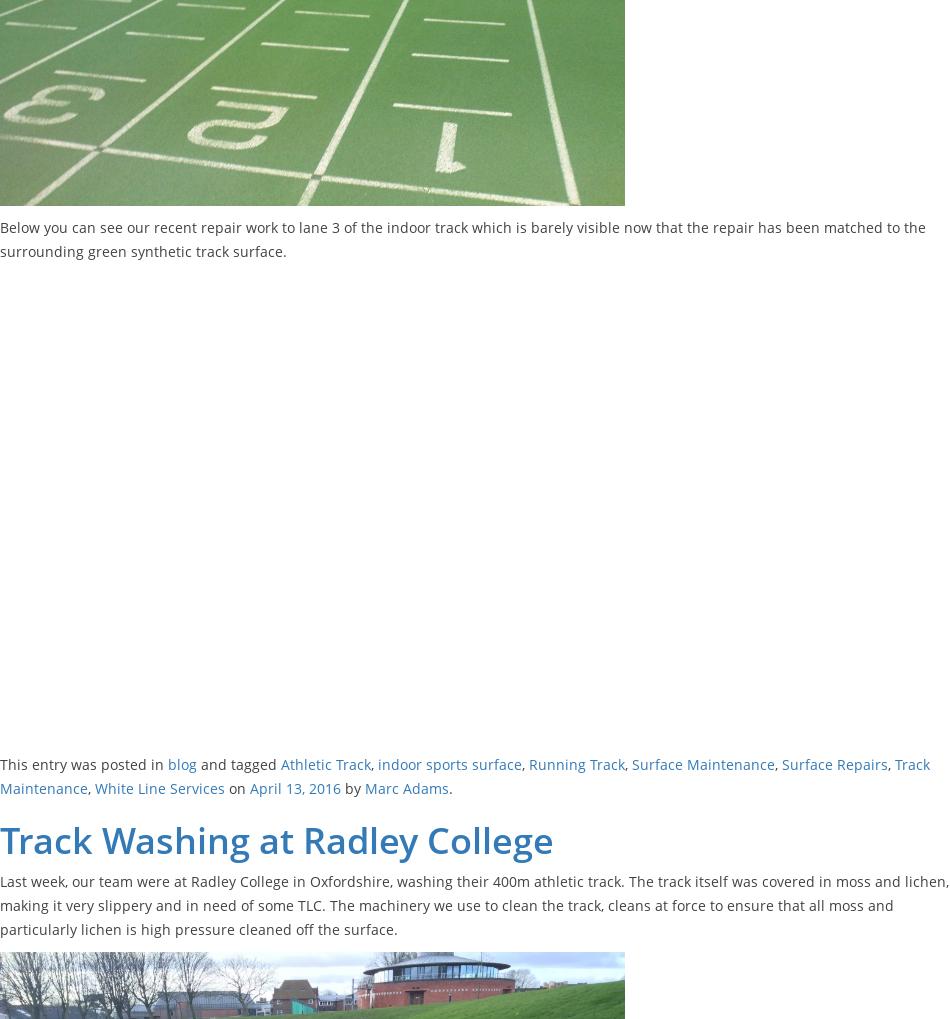  What do you see at coordinates (276, 838) in the screenshot?
I see `'Track Washing at Radley College'` at bounding box center [276, 838].